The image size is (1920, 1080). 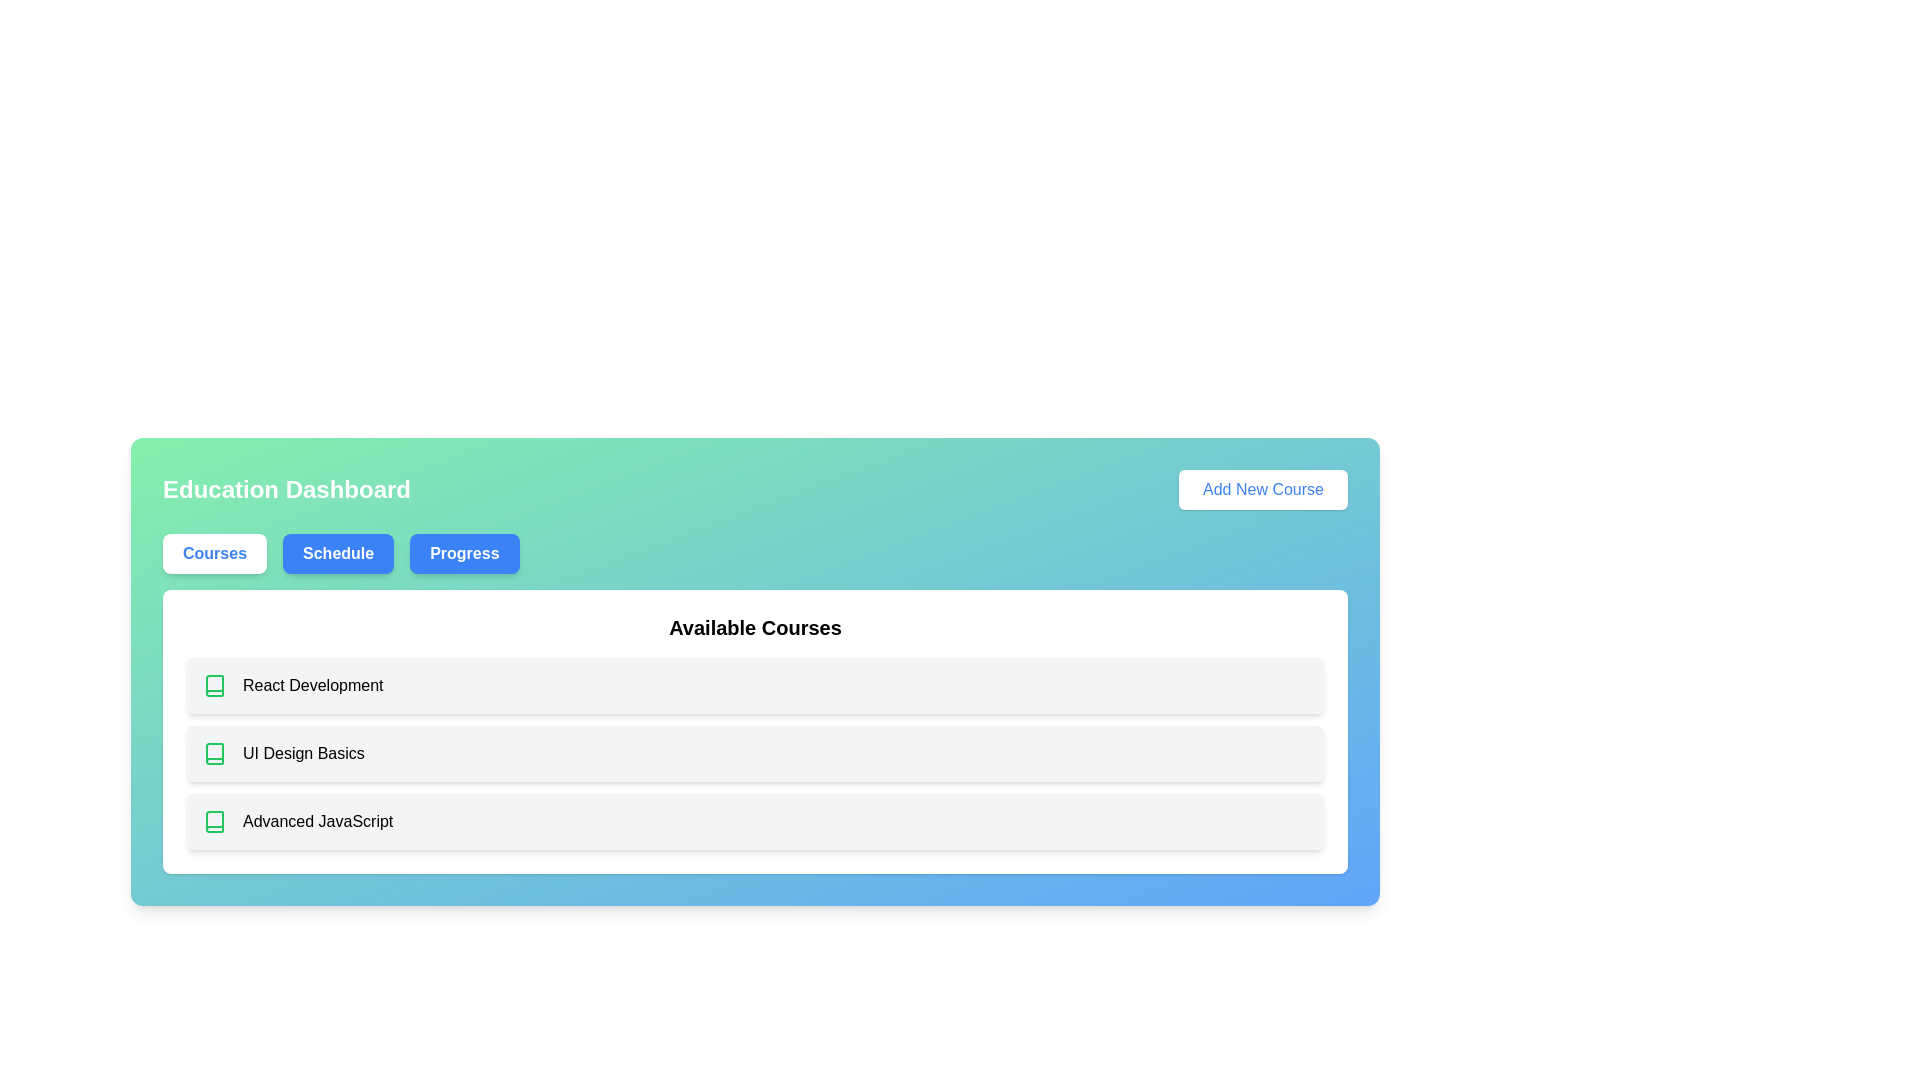 I want to click on title text label located within the second item of the course list, positioned below 'React Development' and above 'Advanced JavaScript', which has a light-gray background and rounded corners, so click(x=302, y=753).